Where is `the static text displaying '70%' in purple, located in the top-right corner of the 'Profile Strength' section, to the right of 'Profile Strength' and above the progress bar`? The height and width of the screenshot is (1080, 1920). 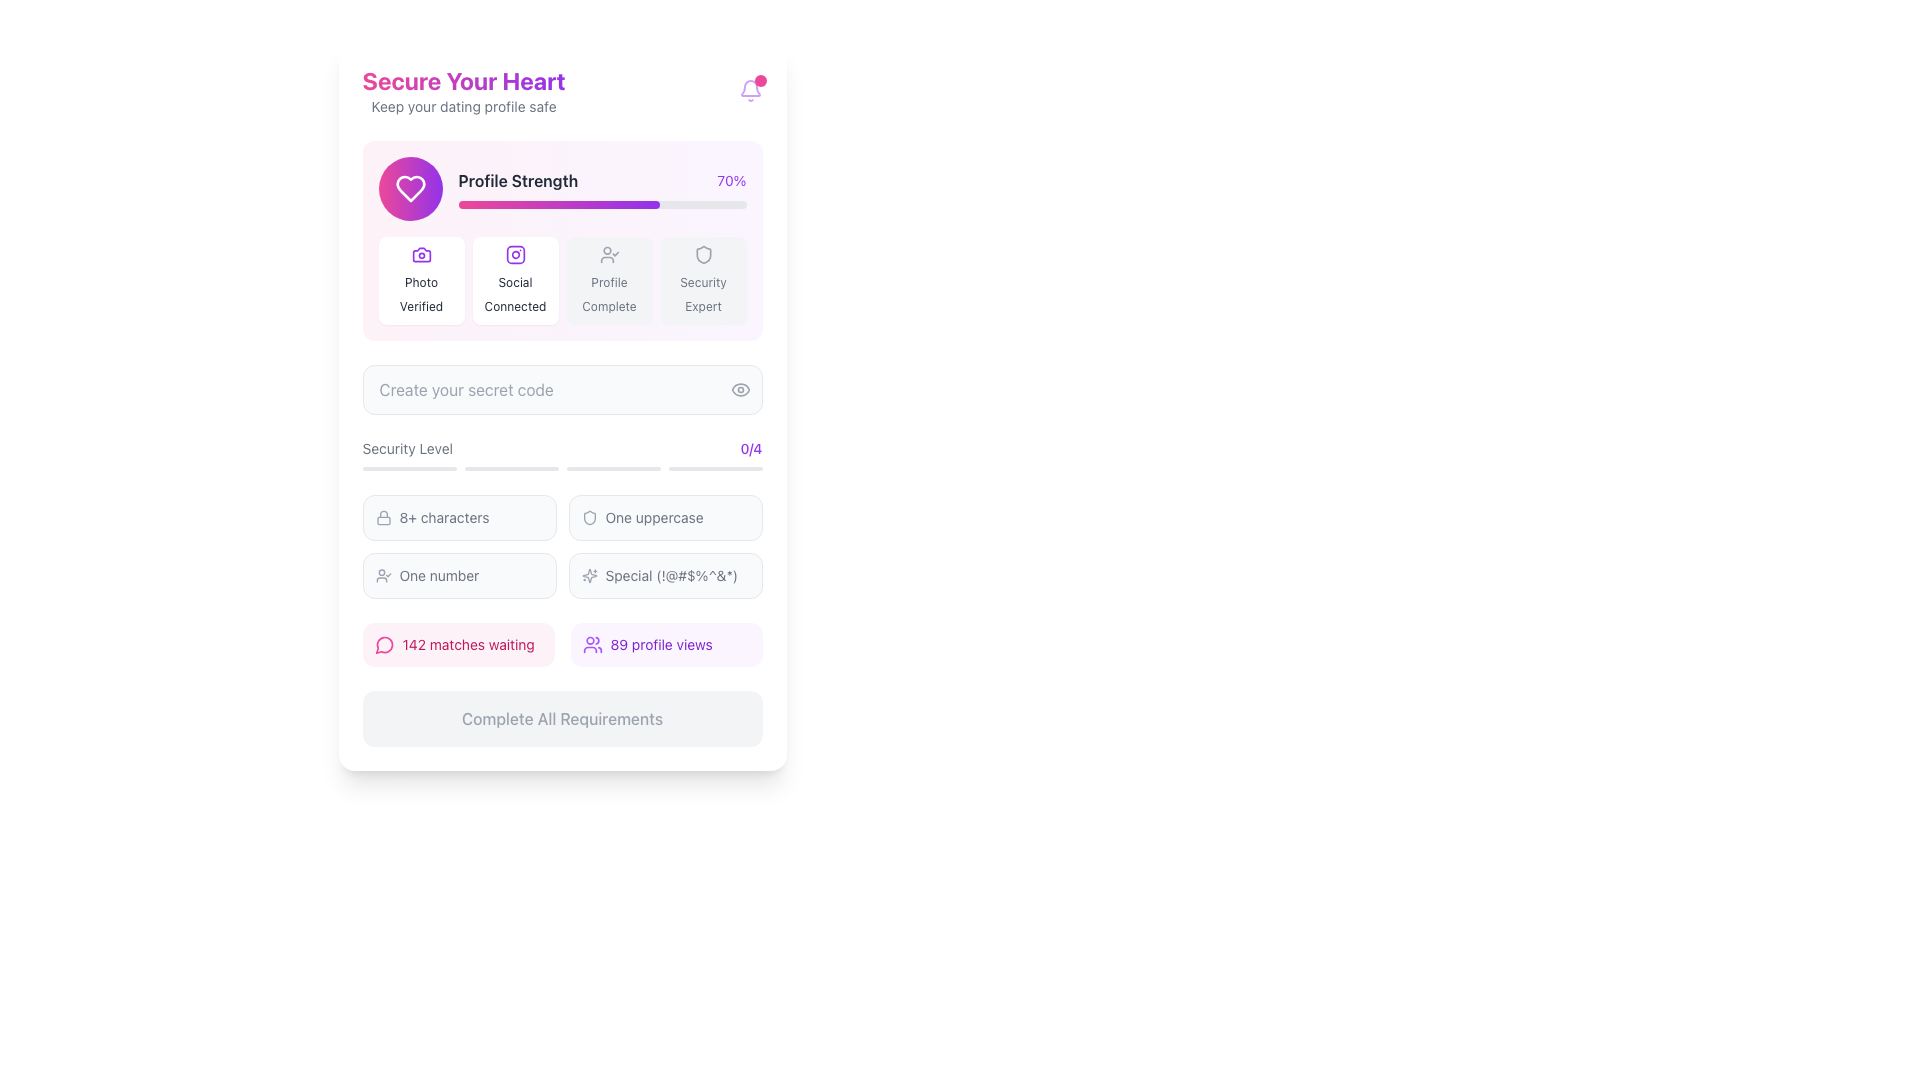 the static text displaying '70%' in purple, located in the top-right corner of the 'Profile Strength' section, to the right of 'Profile Strength' and above the progress bar is located at coordinates (730, 181).